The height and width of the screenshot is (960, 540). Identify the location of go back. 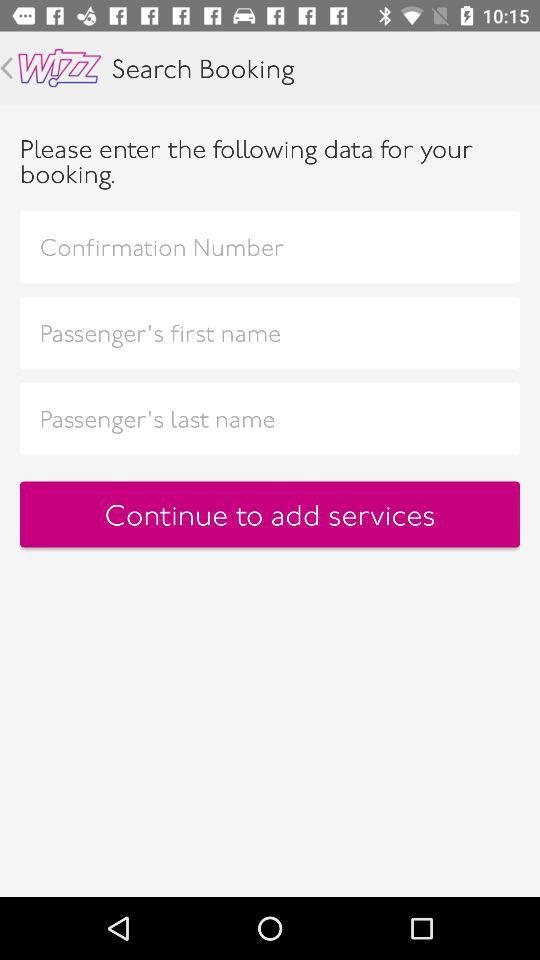
(5, 68).